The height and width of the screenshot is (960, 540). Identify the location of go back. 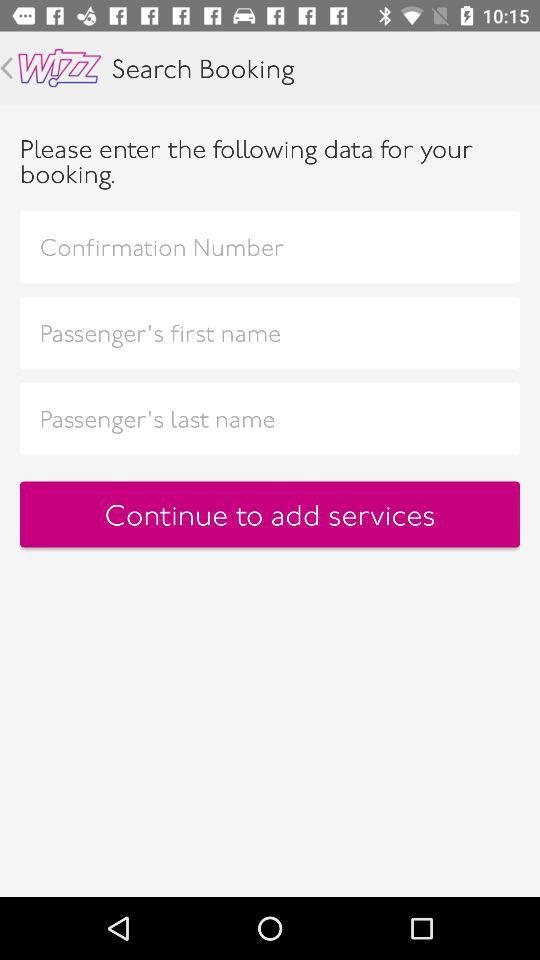
(5, 68).